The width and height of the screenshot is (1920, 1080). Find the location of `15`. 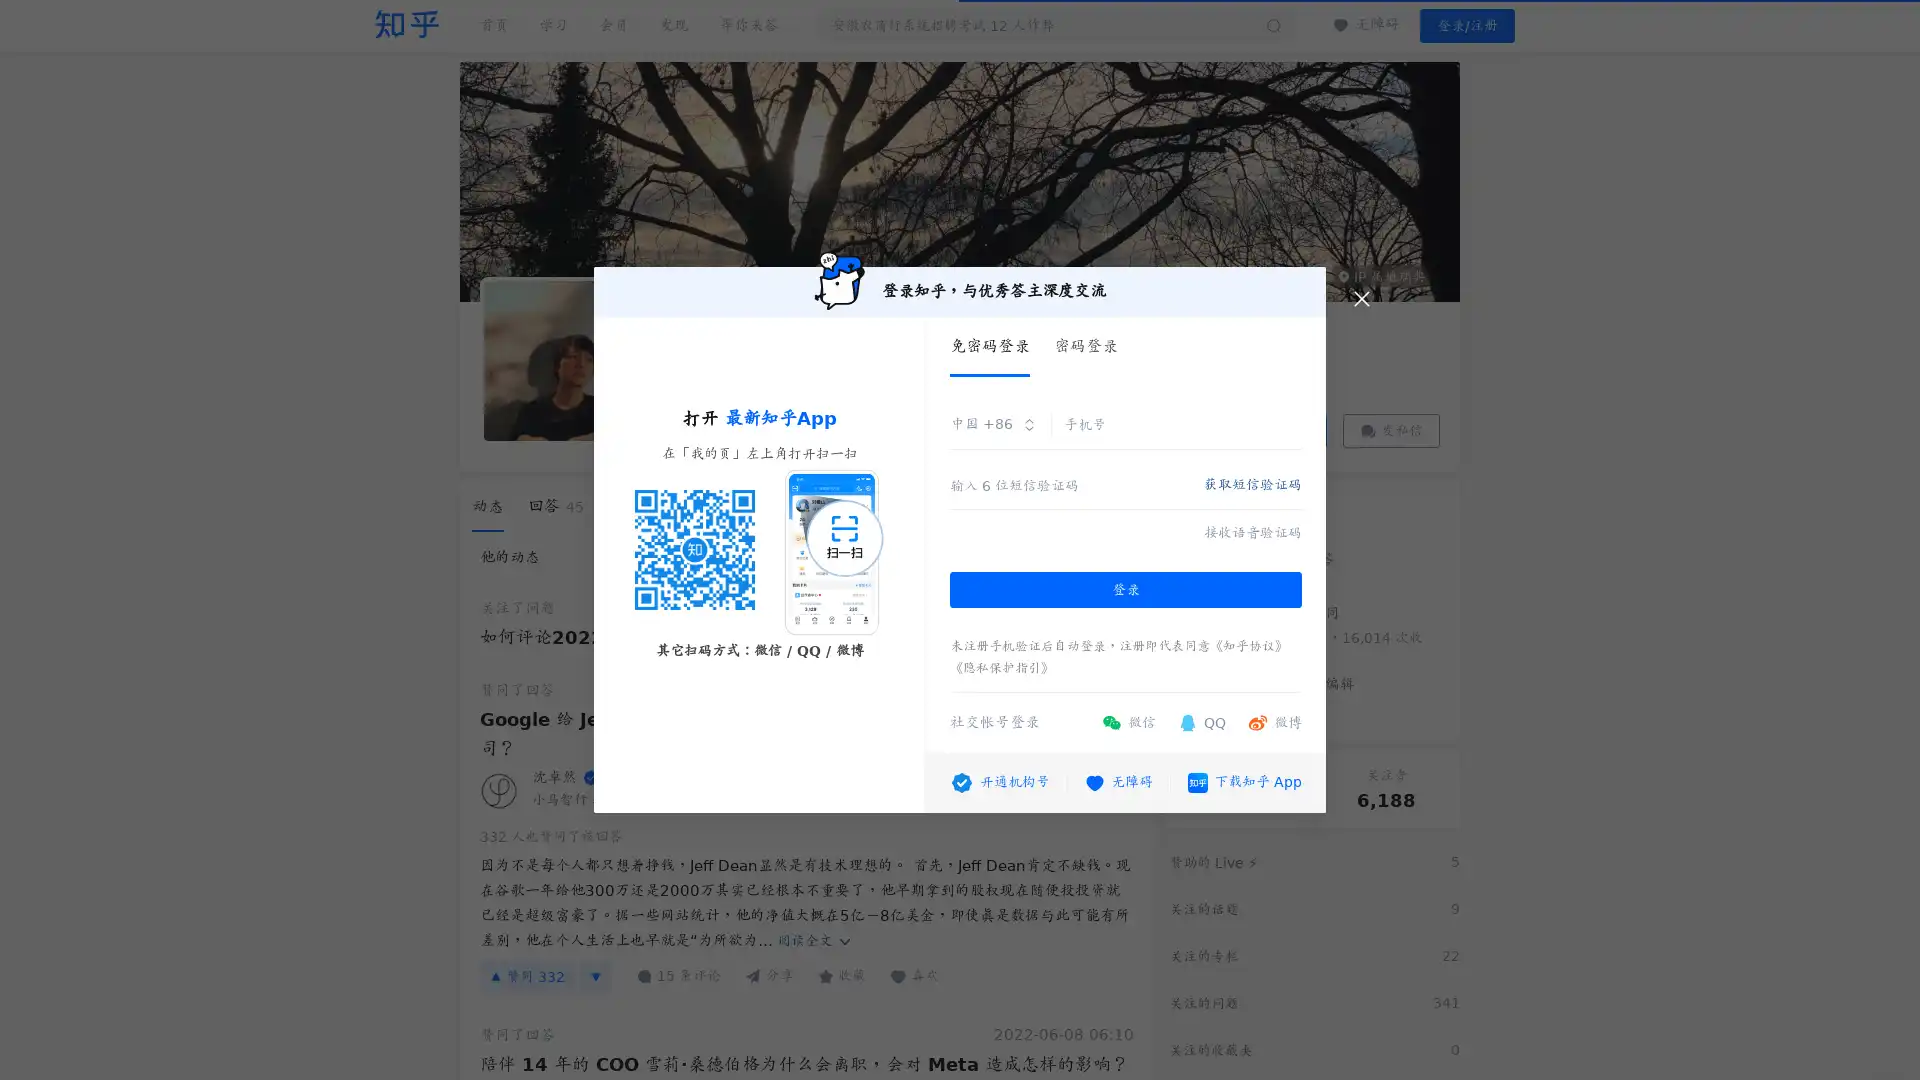

15 is located at coordinates (677, 975).